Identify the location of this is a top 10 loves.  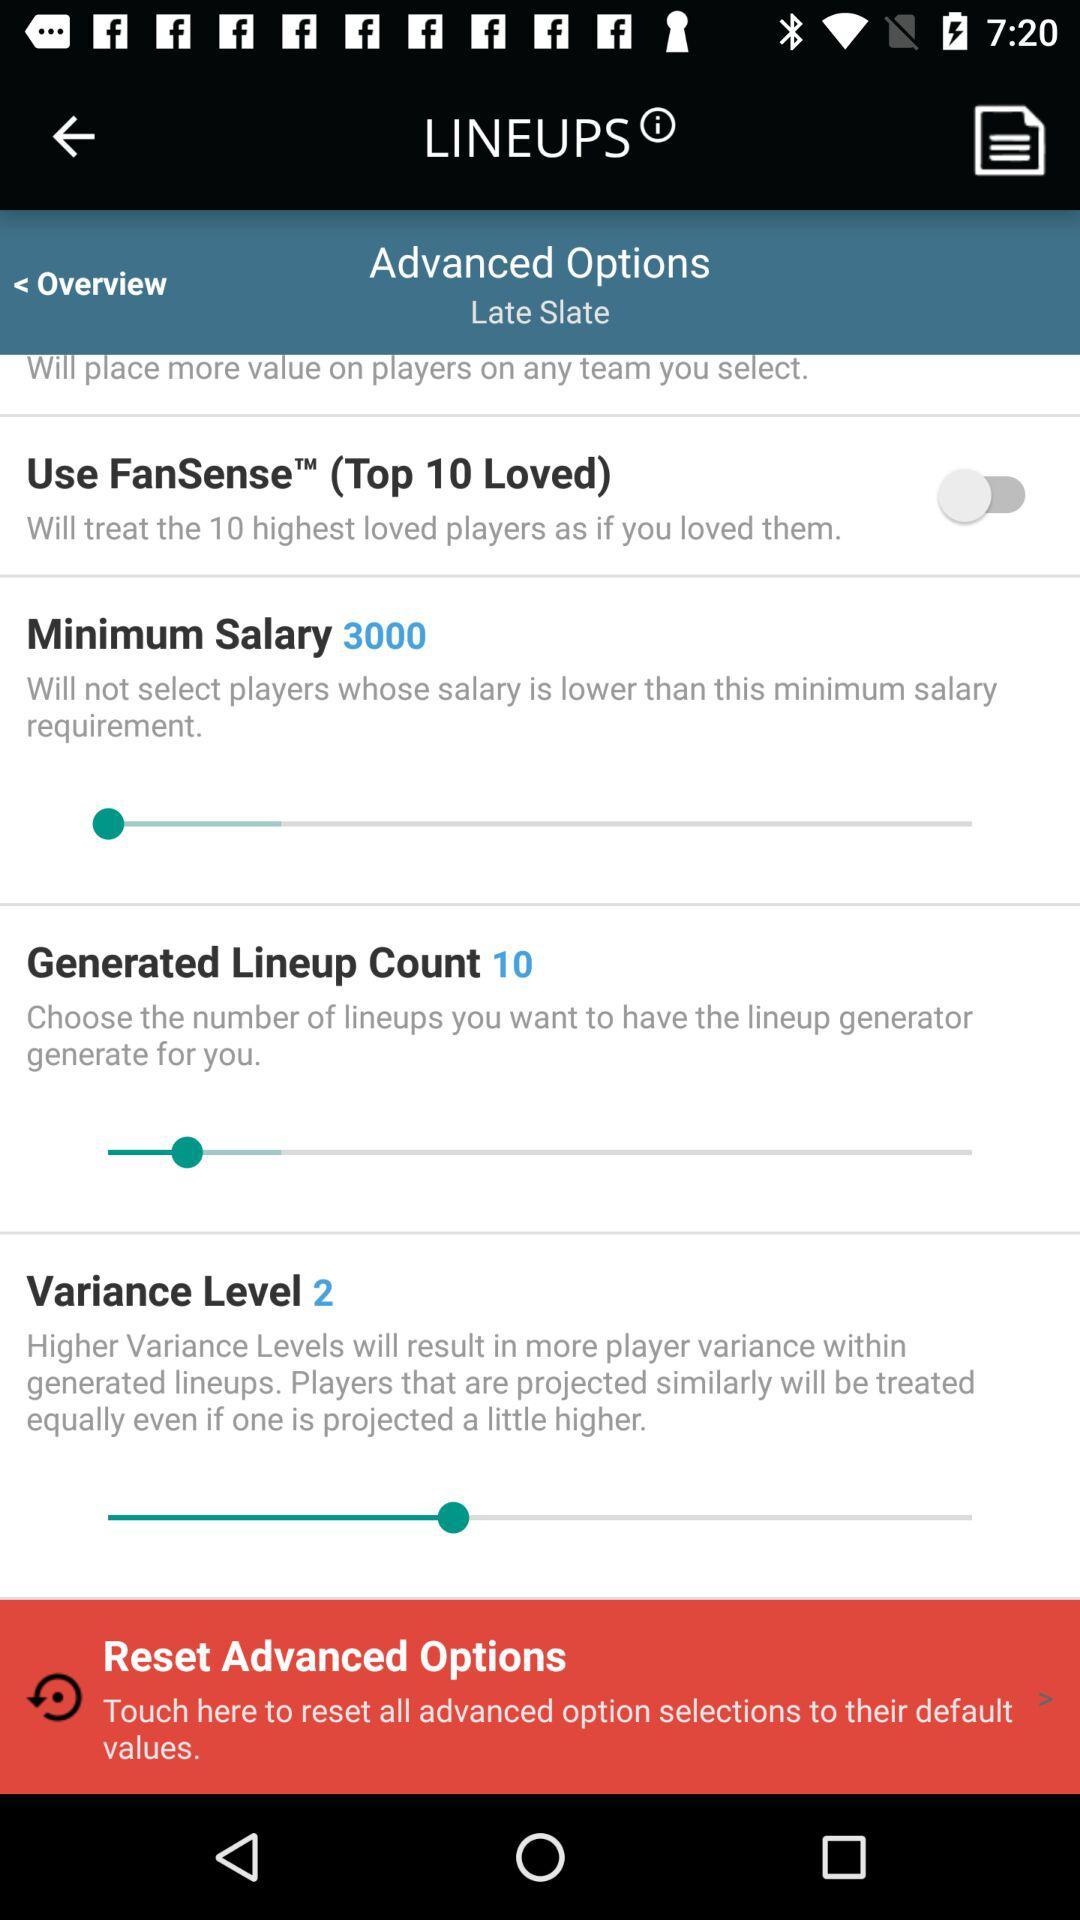
(991, 495).